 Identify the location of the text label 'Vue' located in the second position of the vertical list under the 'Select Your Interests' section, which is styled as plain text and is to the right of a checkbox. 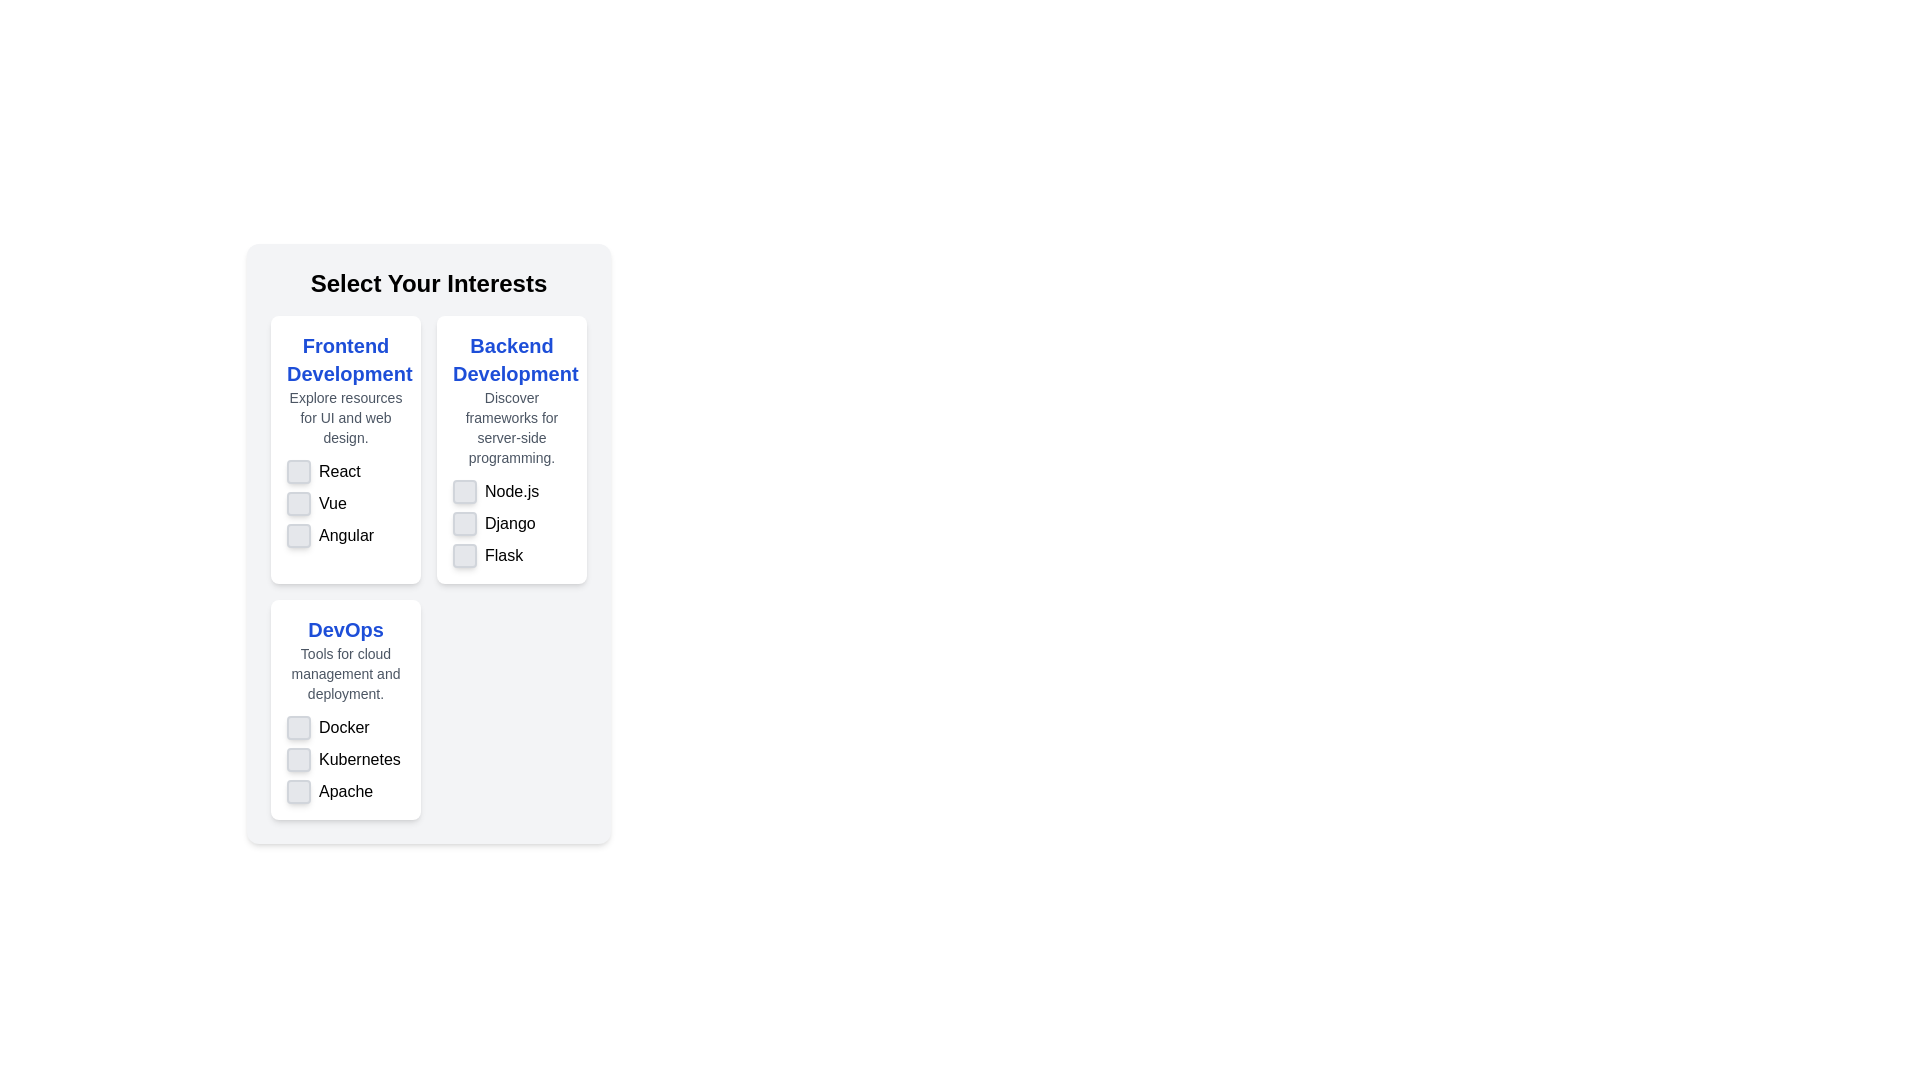
(332, 503).